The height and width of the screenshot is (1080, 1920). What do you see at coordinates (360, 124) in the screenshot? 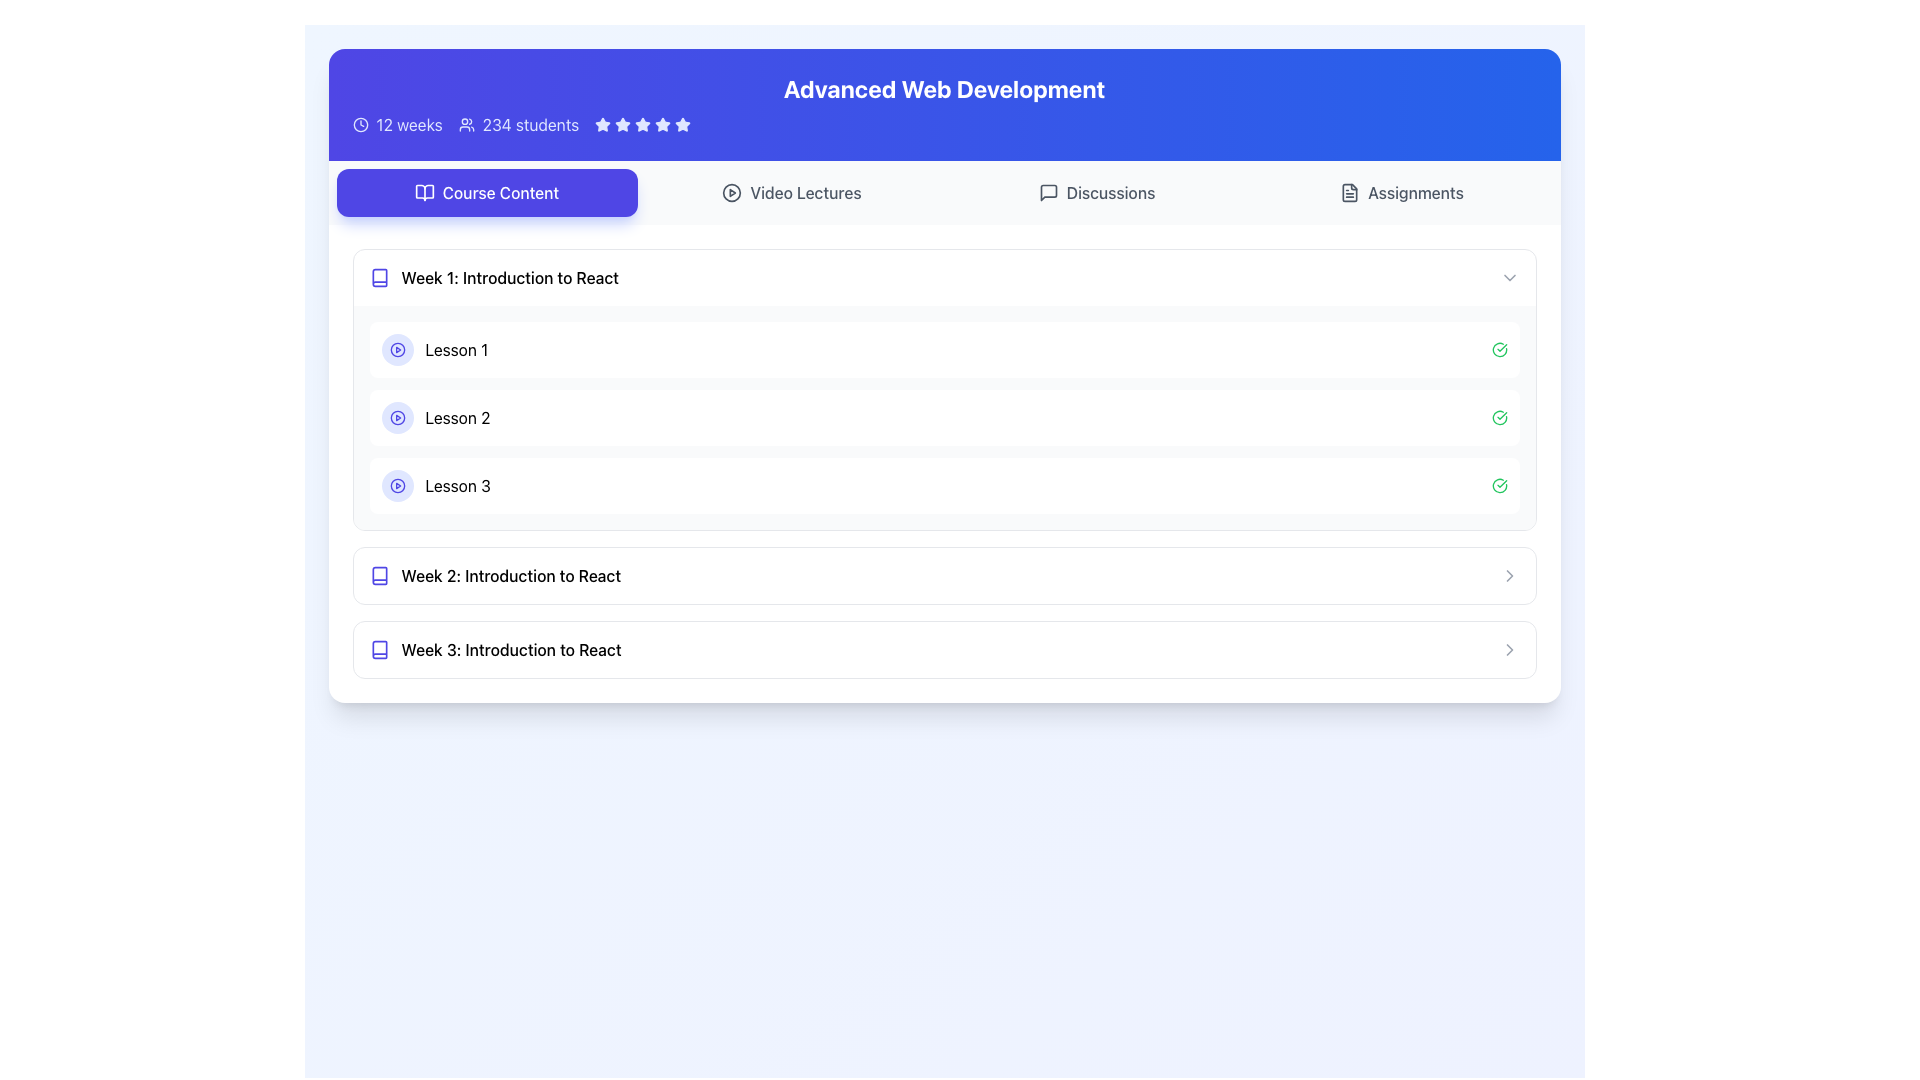
I see `the clock icon located in the top section of the interface, underneath the title 'Advanced Web Development', to the left of the text '12 weeks'` at bounding box center [360, 124].